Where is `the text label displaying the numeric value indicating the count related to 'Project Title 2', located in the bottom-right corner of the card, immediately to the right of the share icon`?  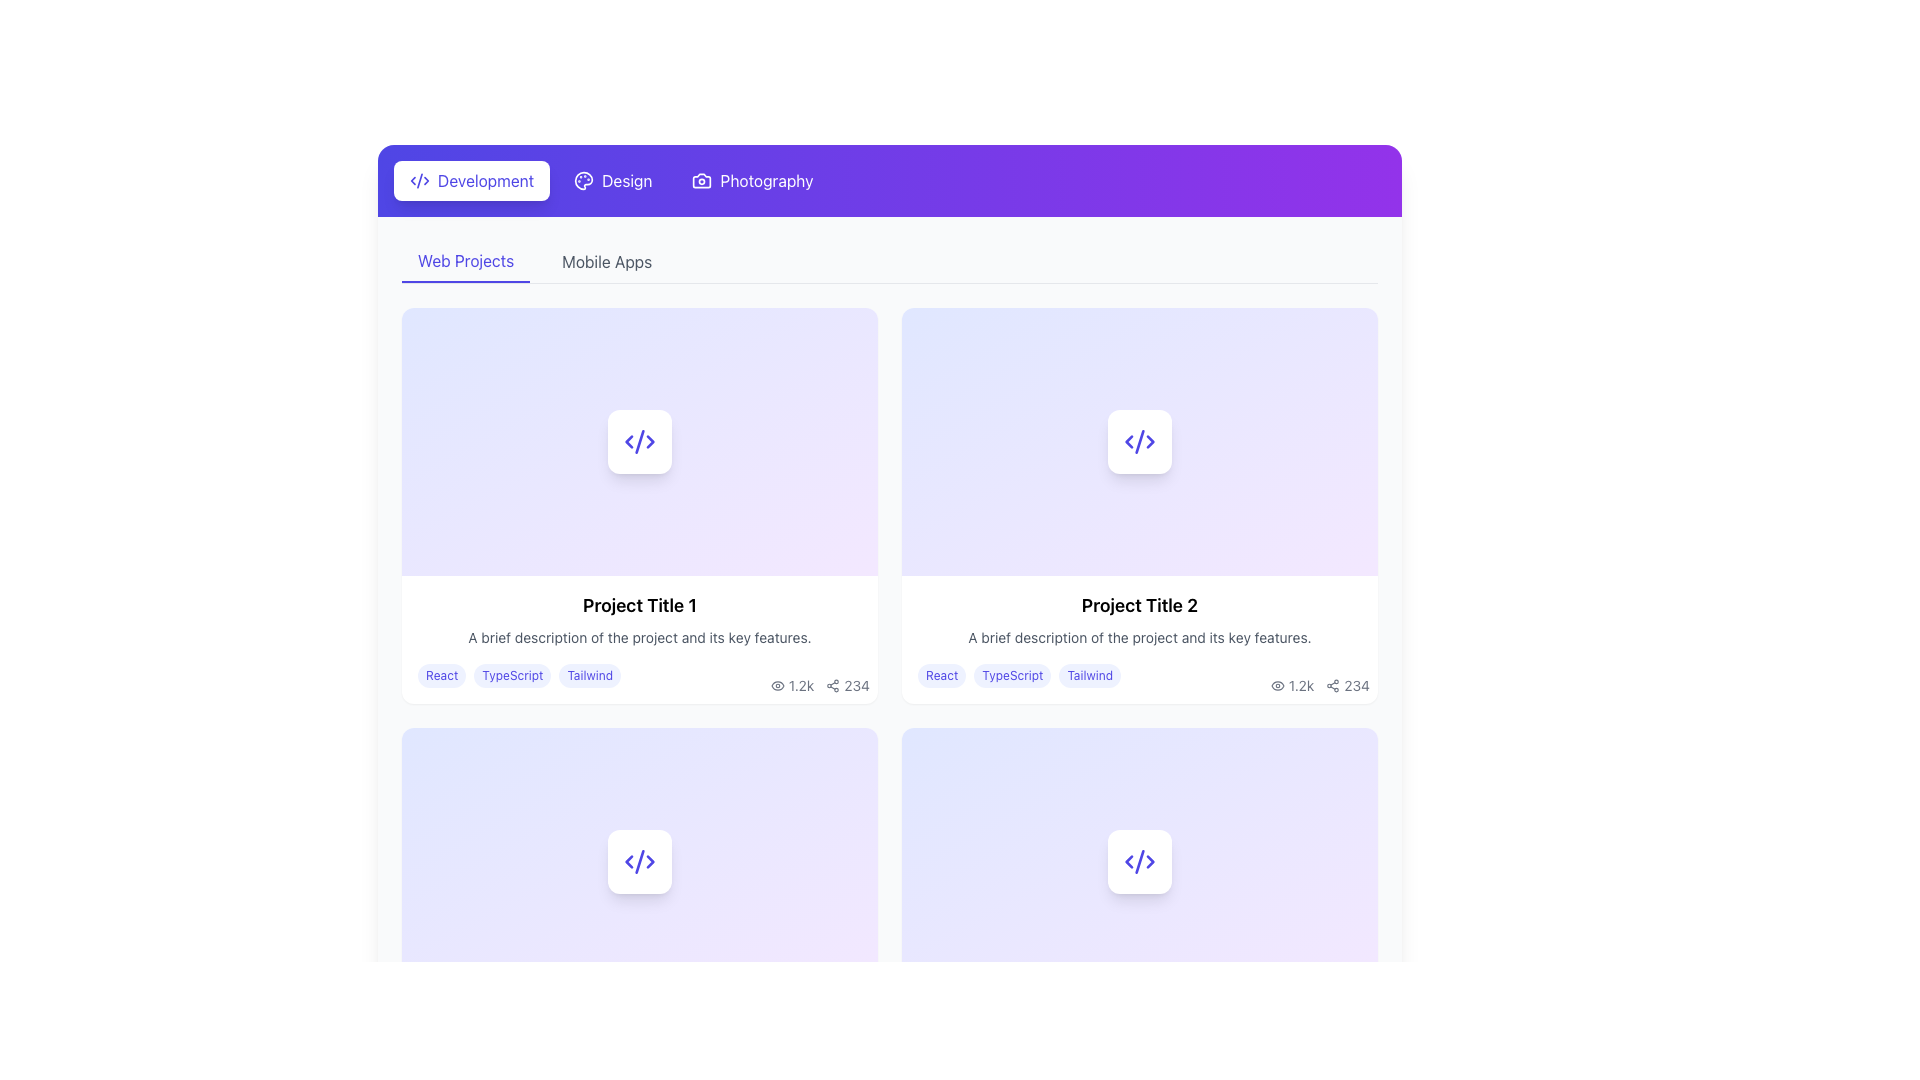
the text label displaying the numeric value indicating the count related to 'Project Title 2', located in the bottom-right corner of the card, immediately to the right of the share icon is located at coordinates (857, 684).